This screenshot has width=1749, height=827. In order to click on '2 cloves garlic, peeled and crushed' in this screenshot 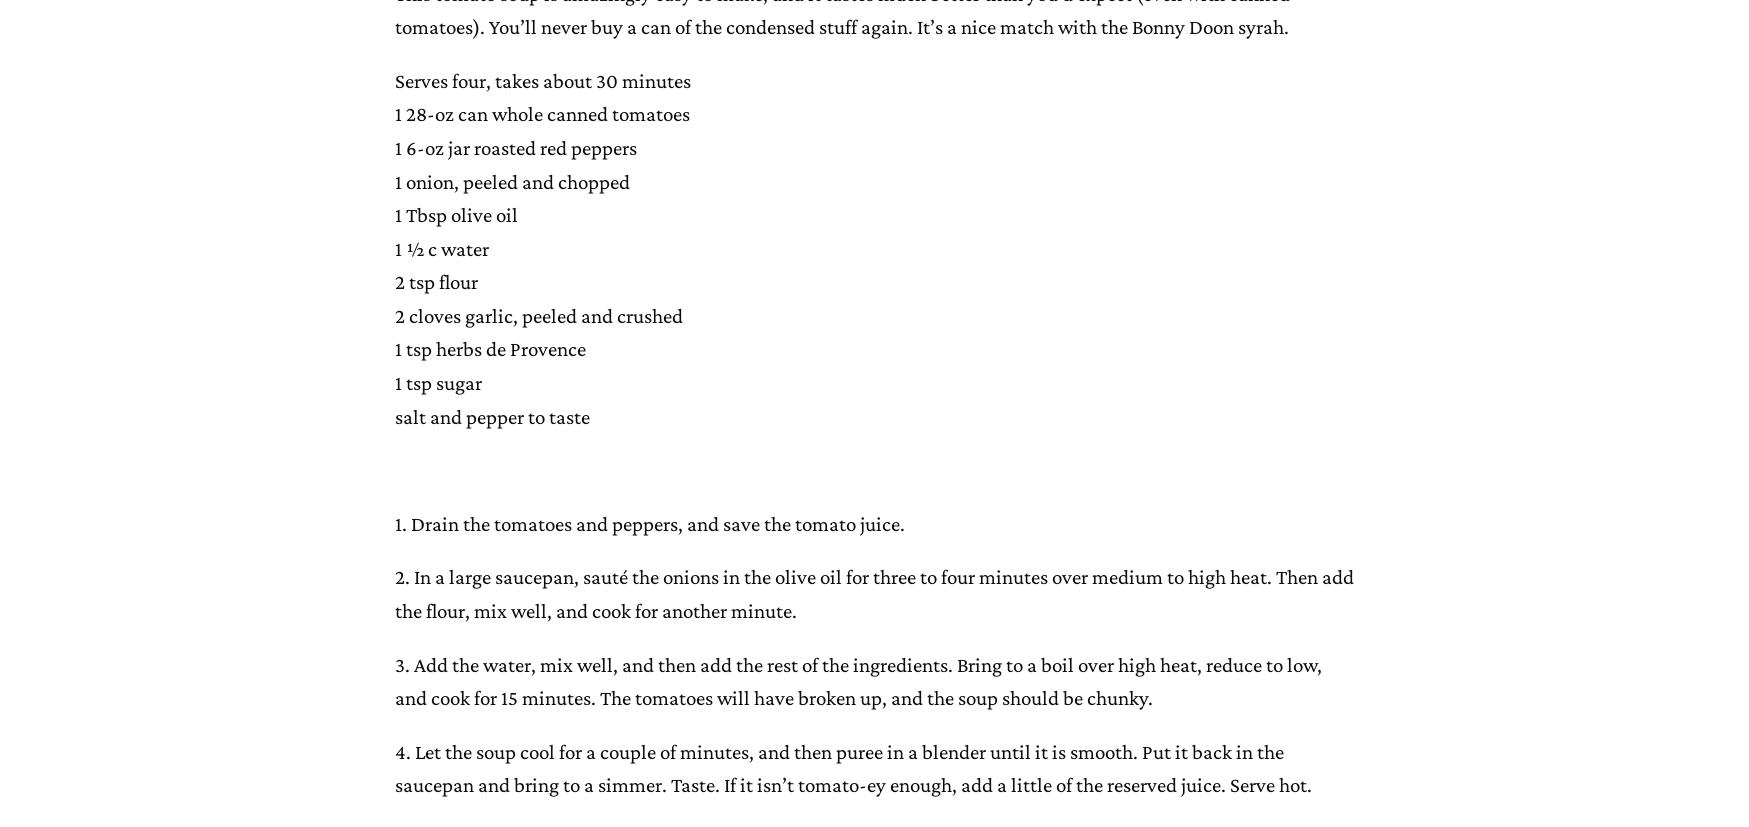, I will do `click(394, 314)`.